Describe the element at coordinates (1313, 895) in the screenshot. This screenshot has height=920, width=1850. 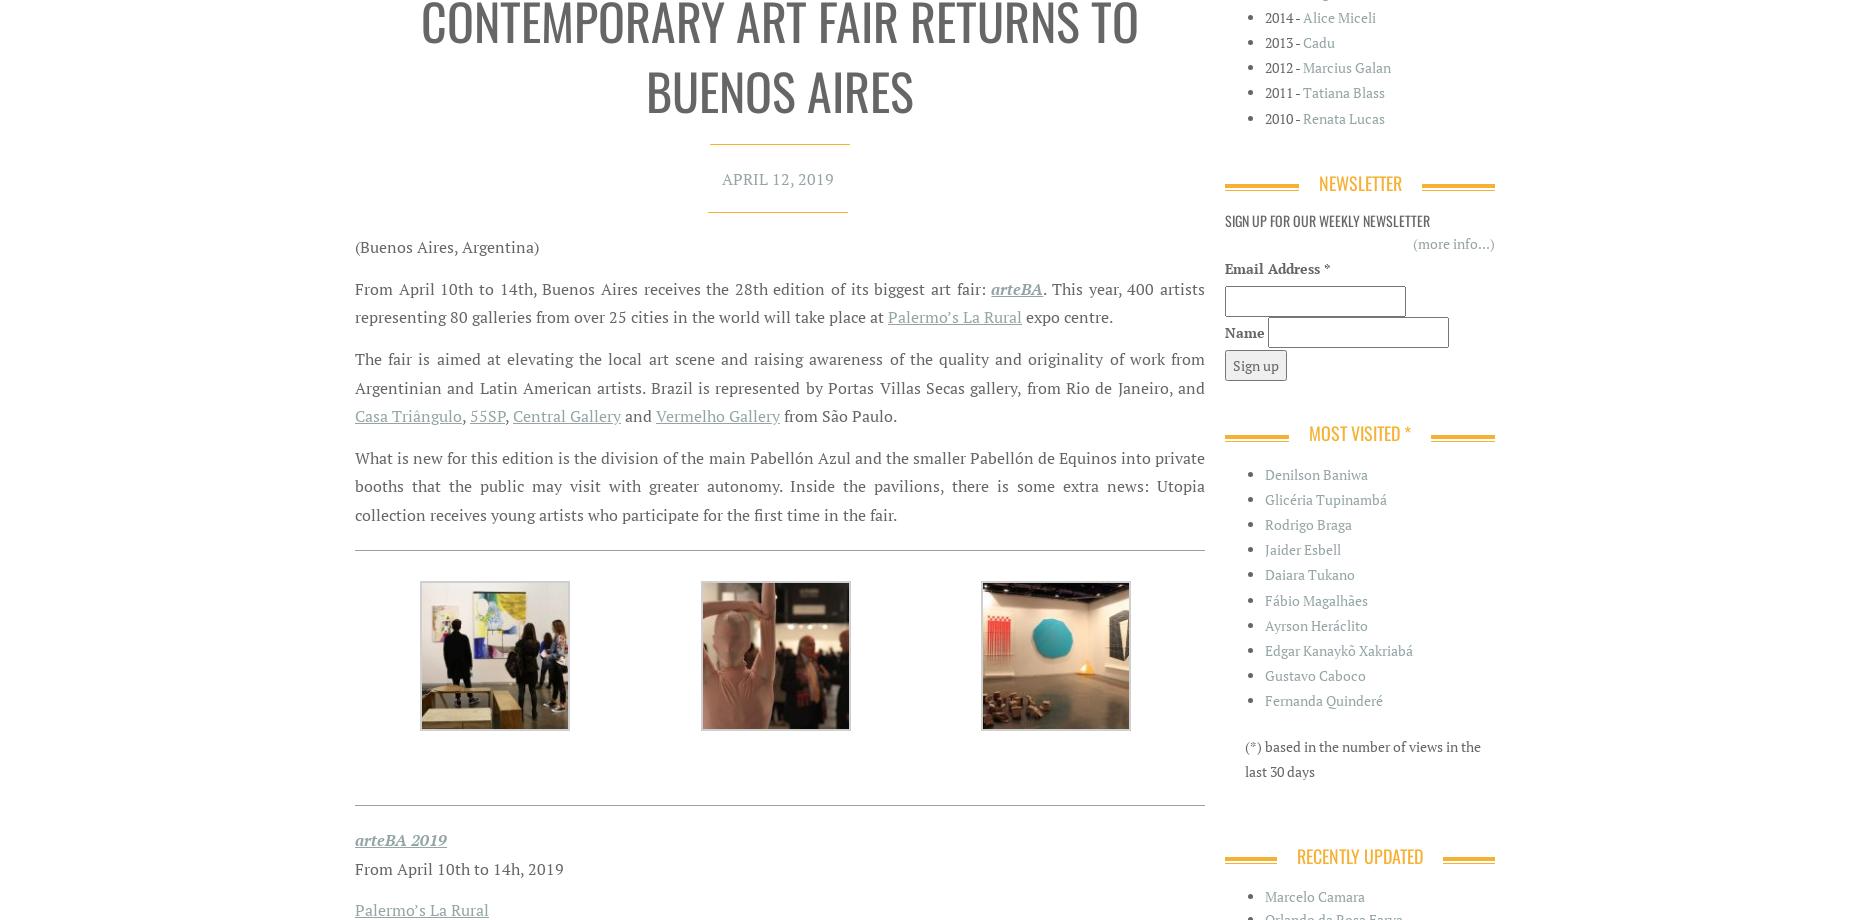
I see `'Marcelo Camara'` at that location.